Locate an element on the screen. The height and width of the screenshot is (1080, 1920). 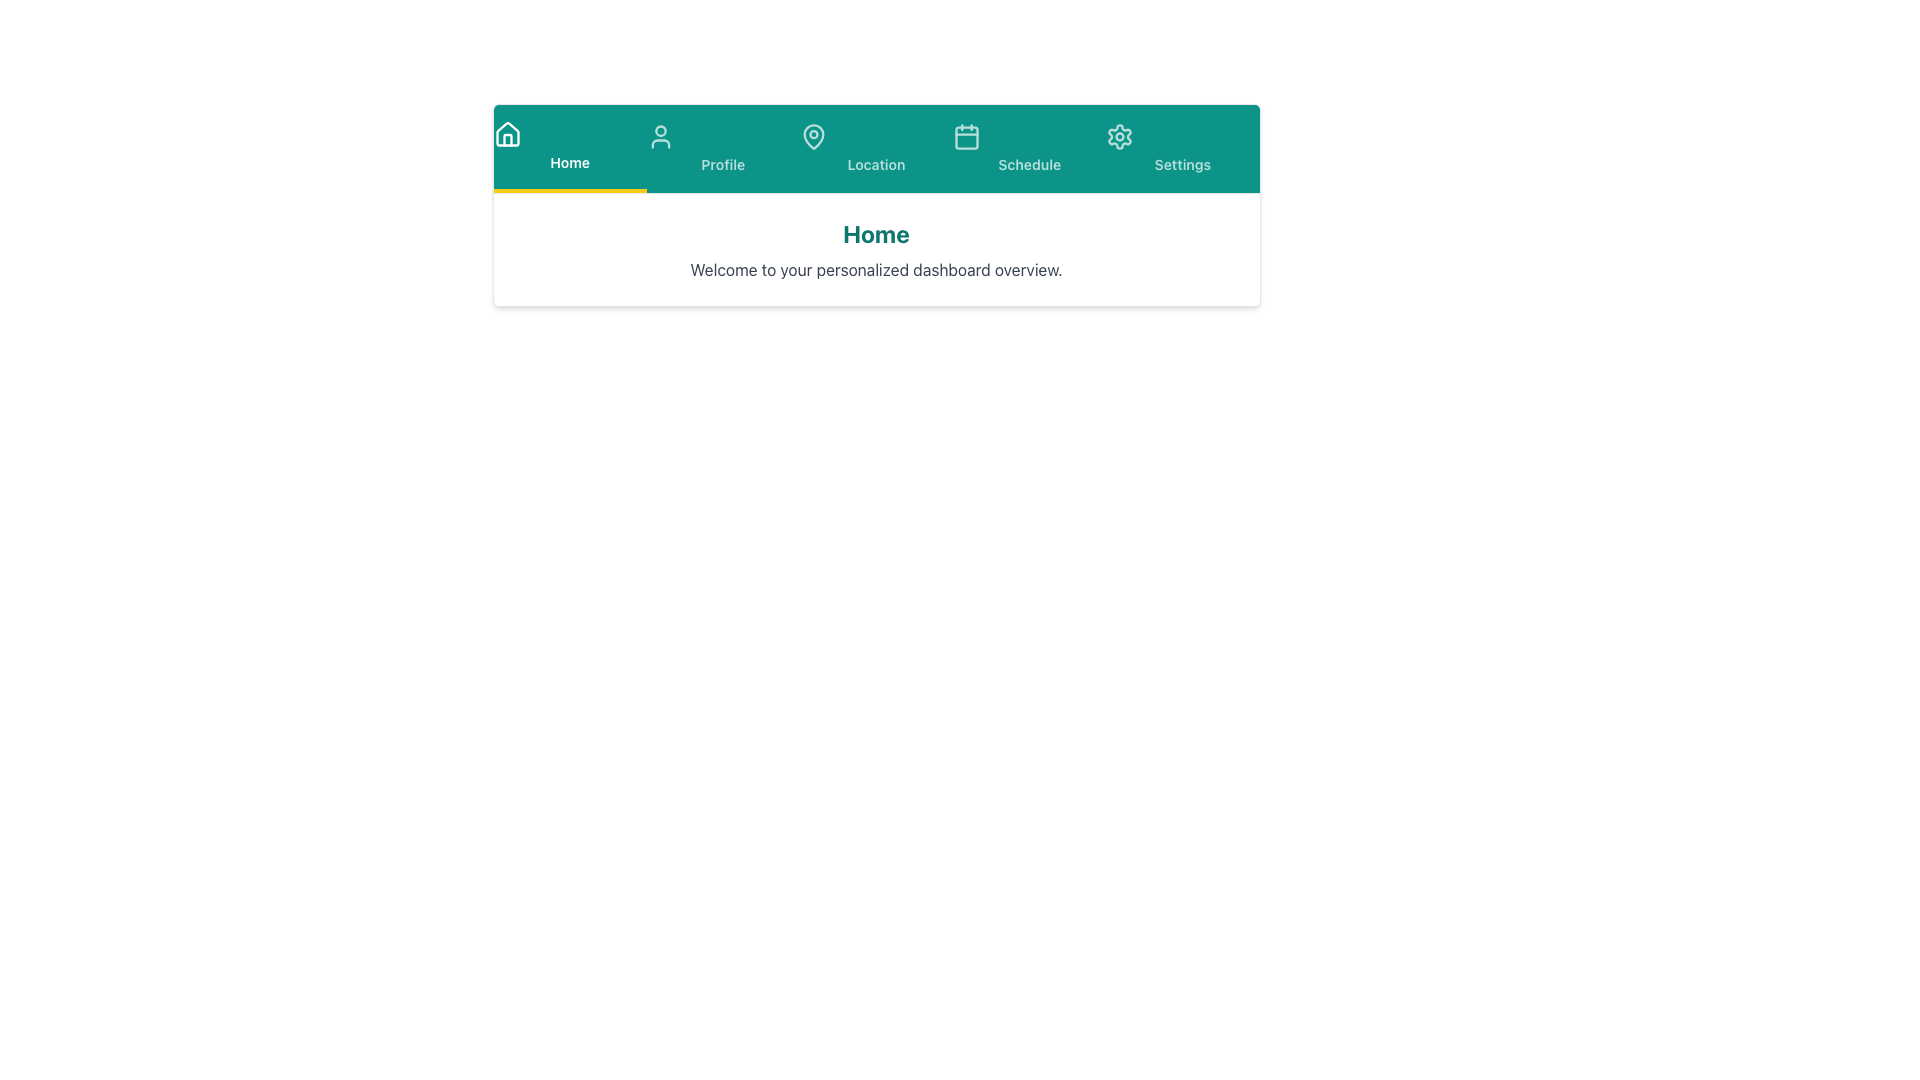
the gear-shaped settings icon located in the teal navigation bar at the top right, which is aligned above the text 'Settings' is located at coordinates (1120, 136).